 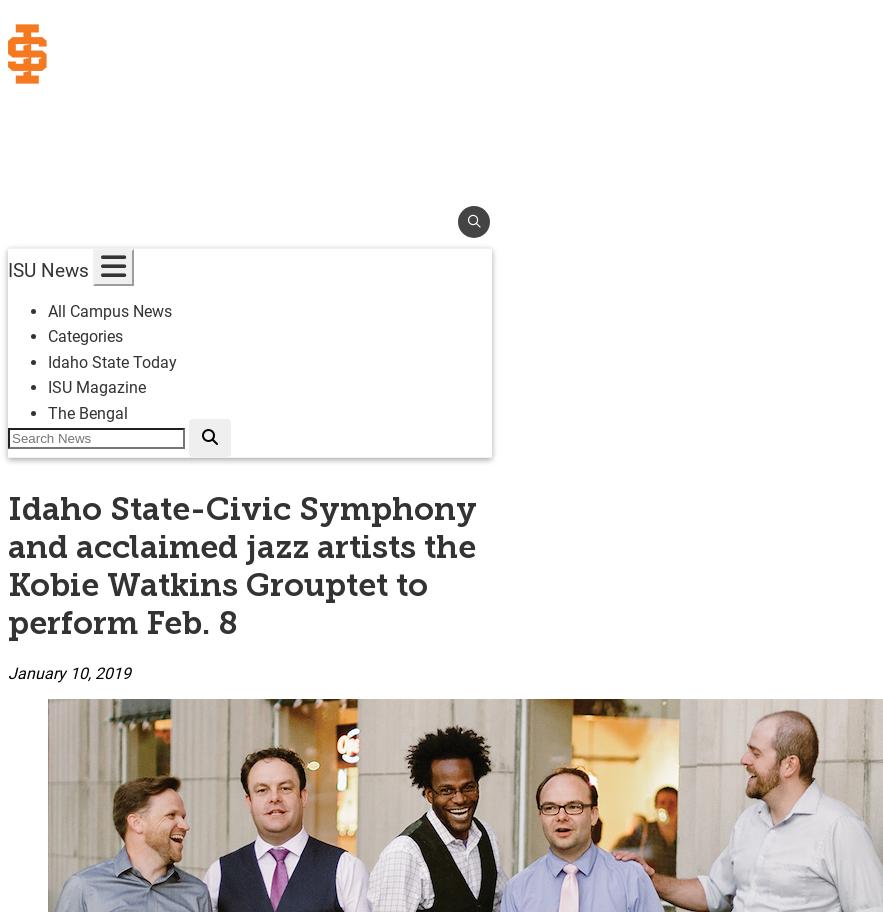 I want to click on 'Pharmacy', so click(x=42, y=423).